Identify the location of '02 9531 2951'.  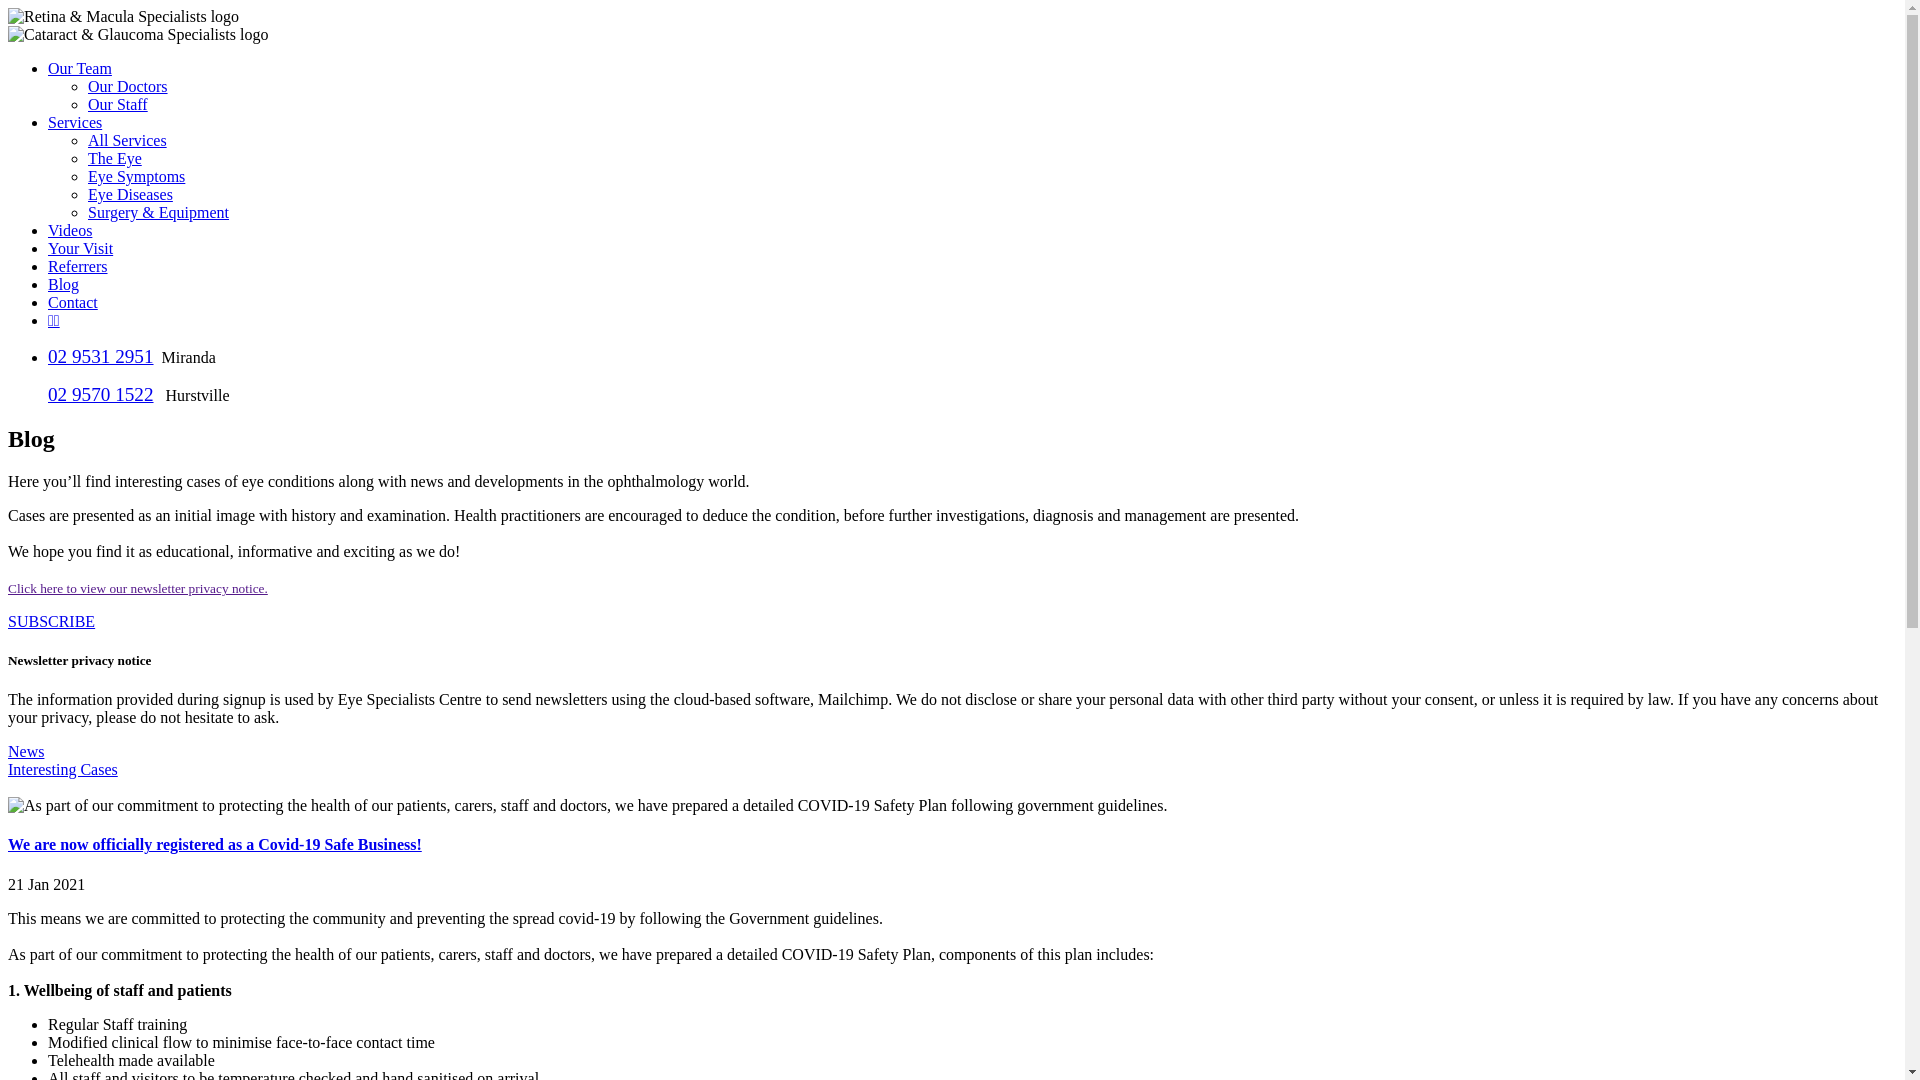
(99, 355).